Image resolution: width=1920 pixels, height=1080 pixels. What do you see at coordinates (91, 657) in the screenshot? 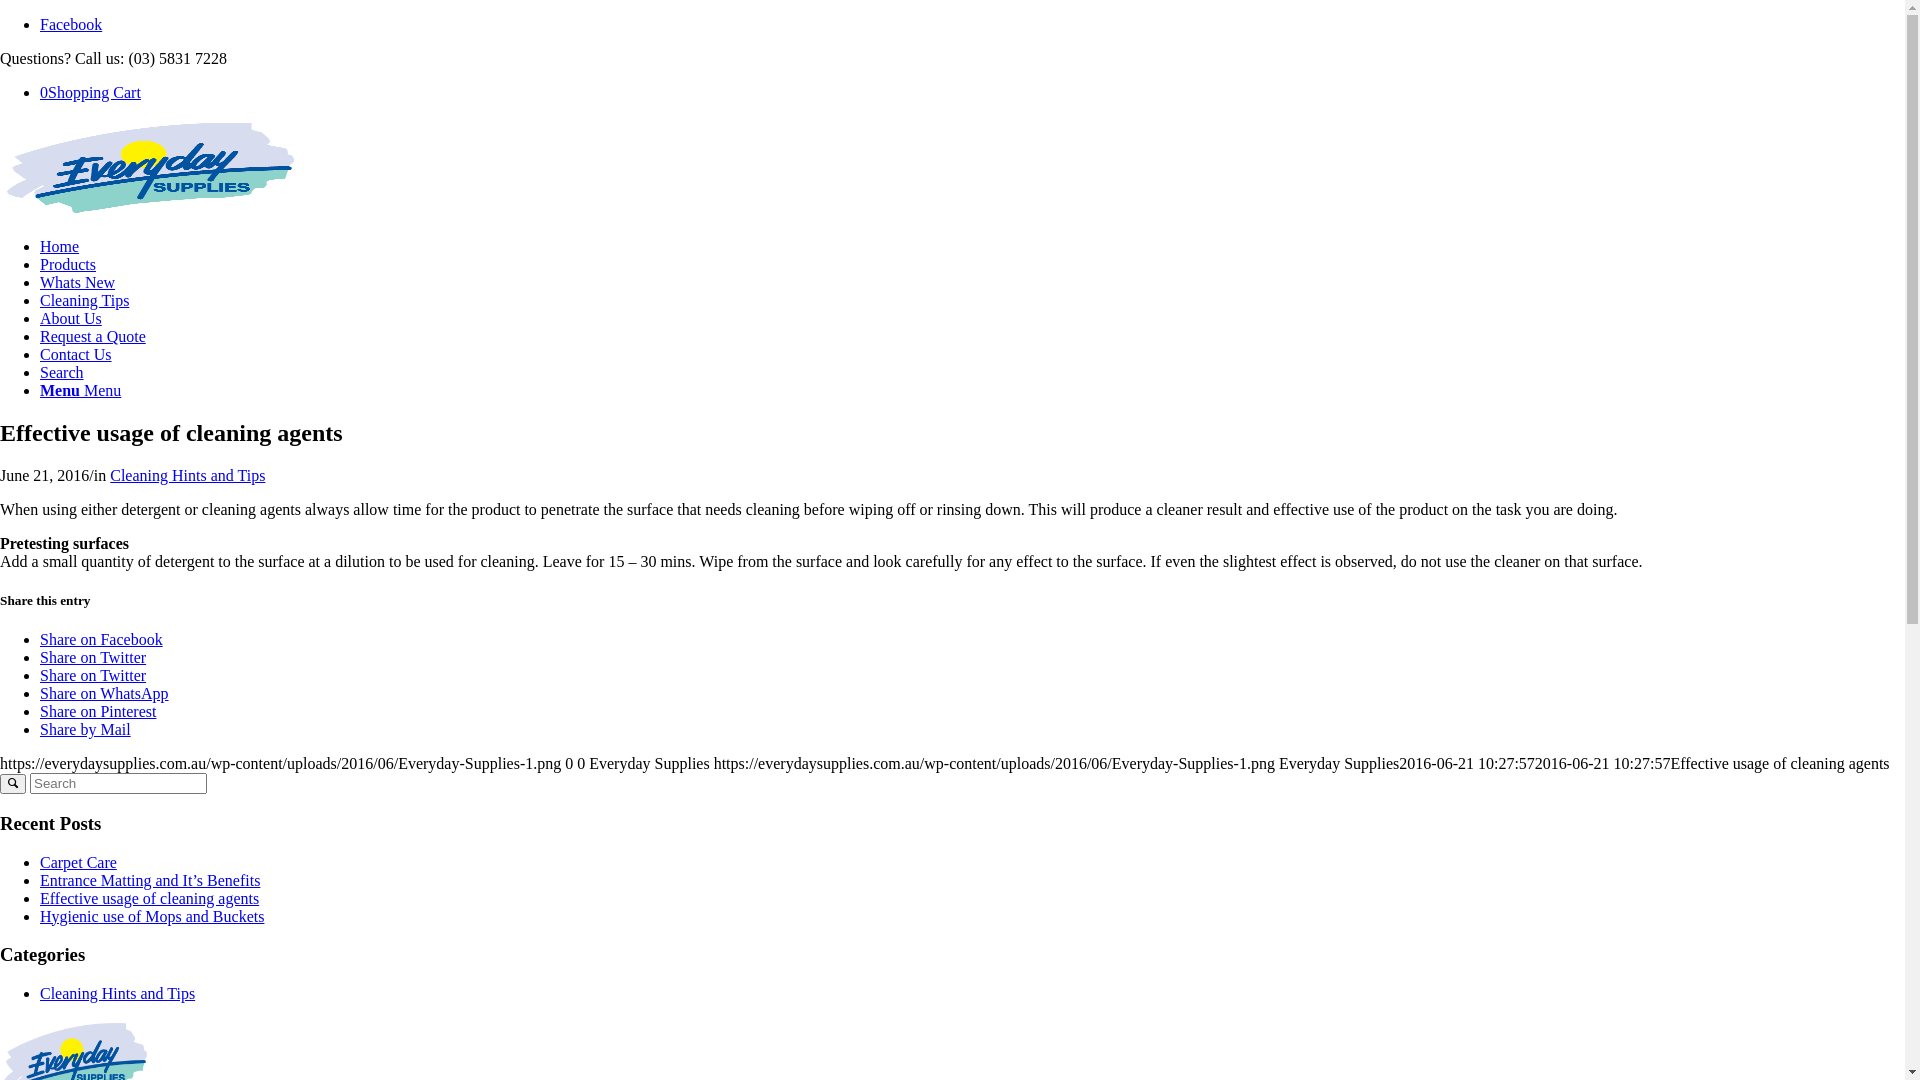
I see `'Share on Twitter'` at bounding box center [91, 657].